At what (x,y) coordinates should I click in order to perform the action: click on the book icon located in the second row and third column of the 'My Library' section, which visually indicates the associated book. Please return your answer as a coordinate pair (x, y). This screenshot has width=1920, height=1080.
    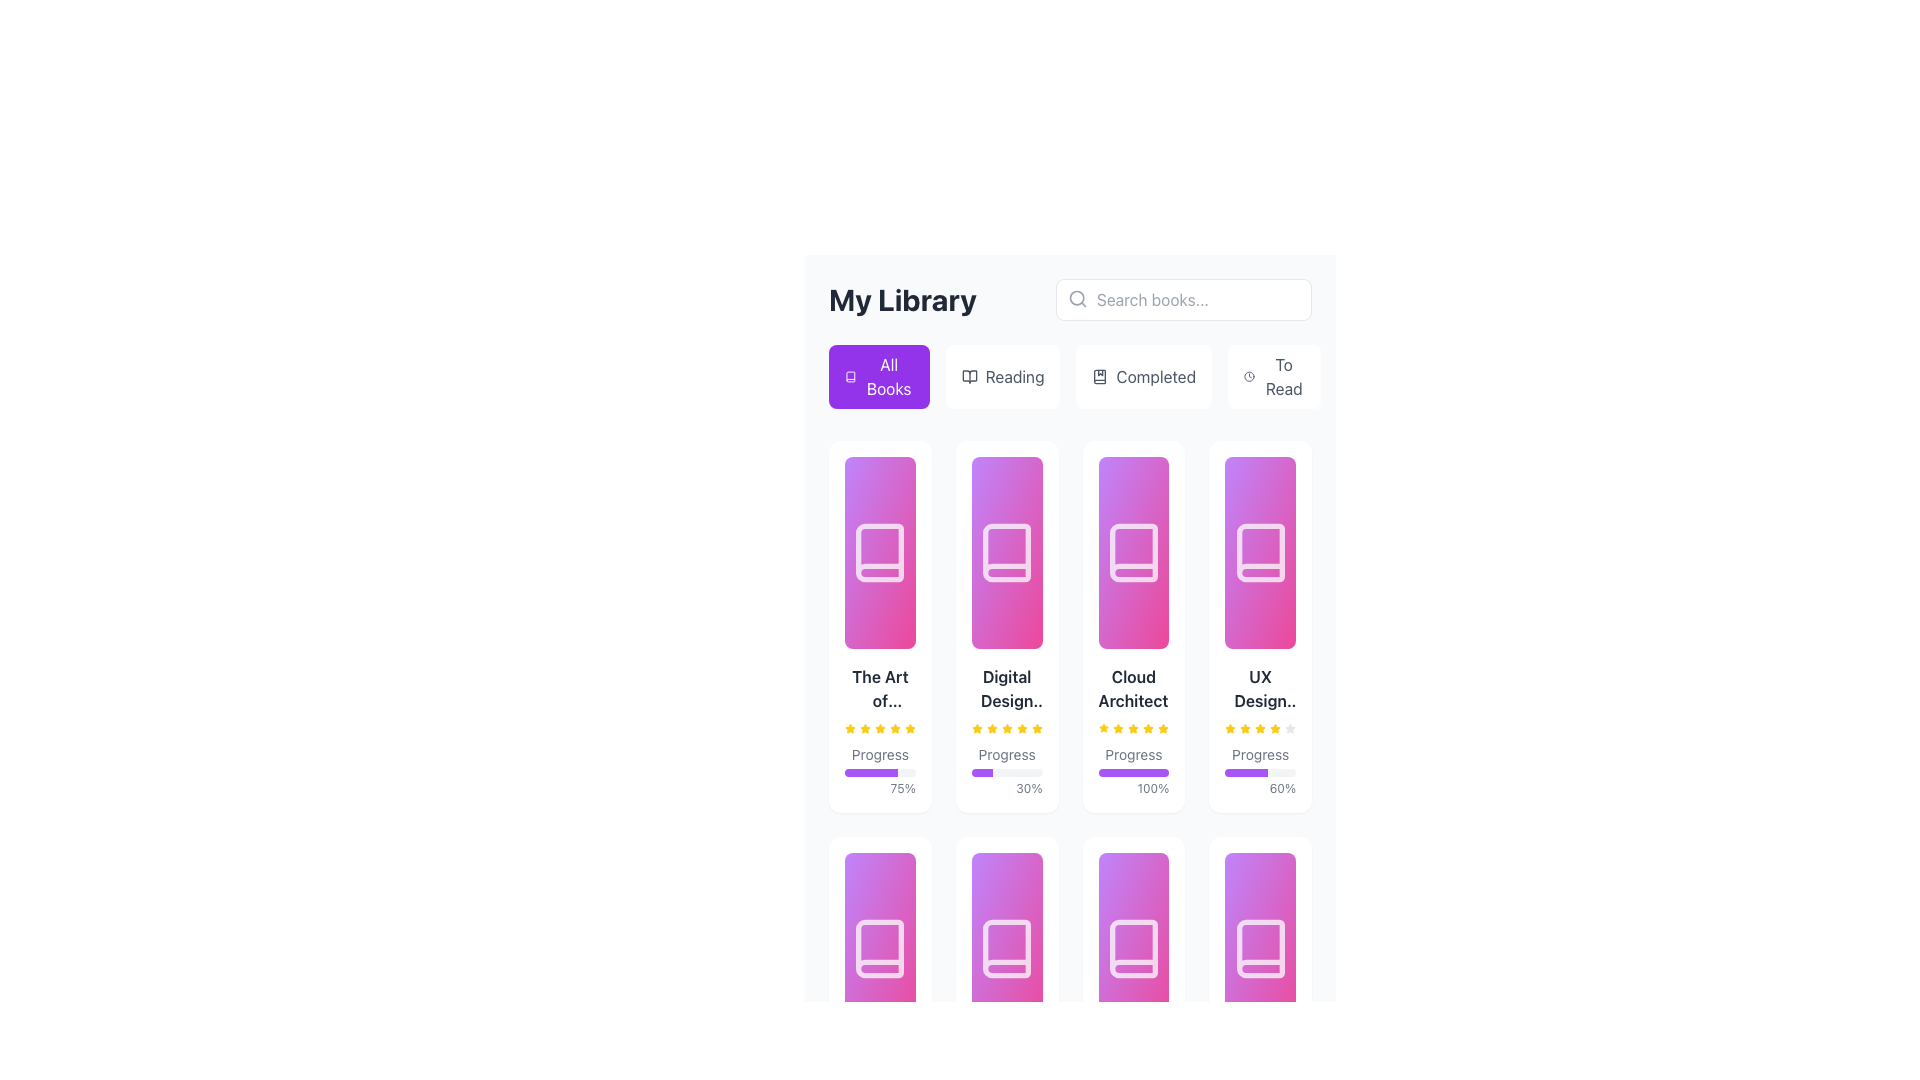
    Looking at the image, I should click on (1133, 947).